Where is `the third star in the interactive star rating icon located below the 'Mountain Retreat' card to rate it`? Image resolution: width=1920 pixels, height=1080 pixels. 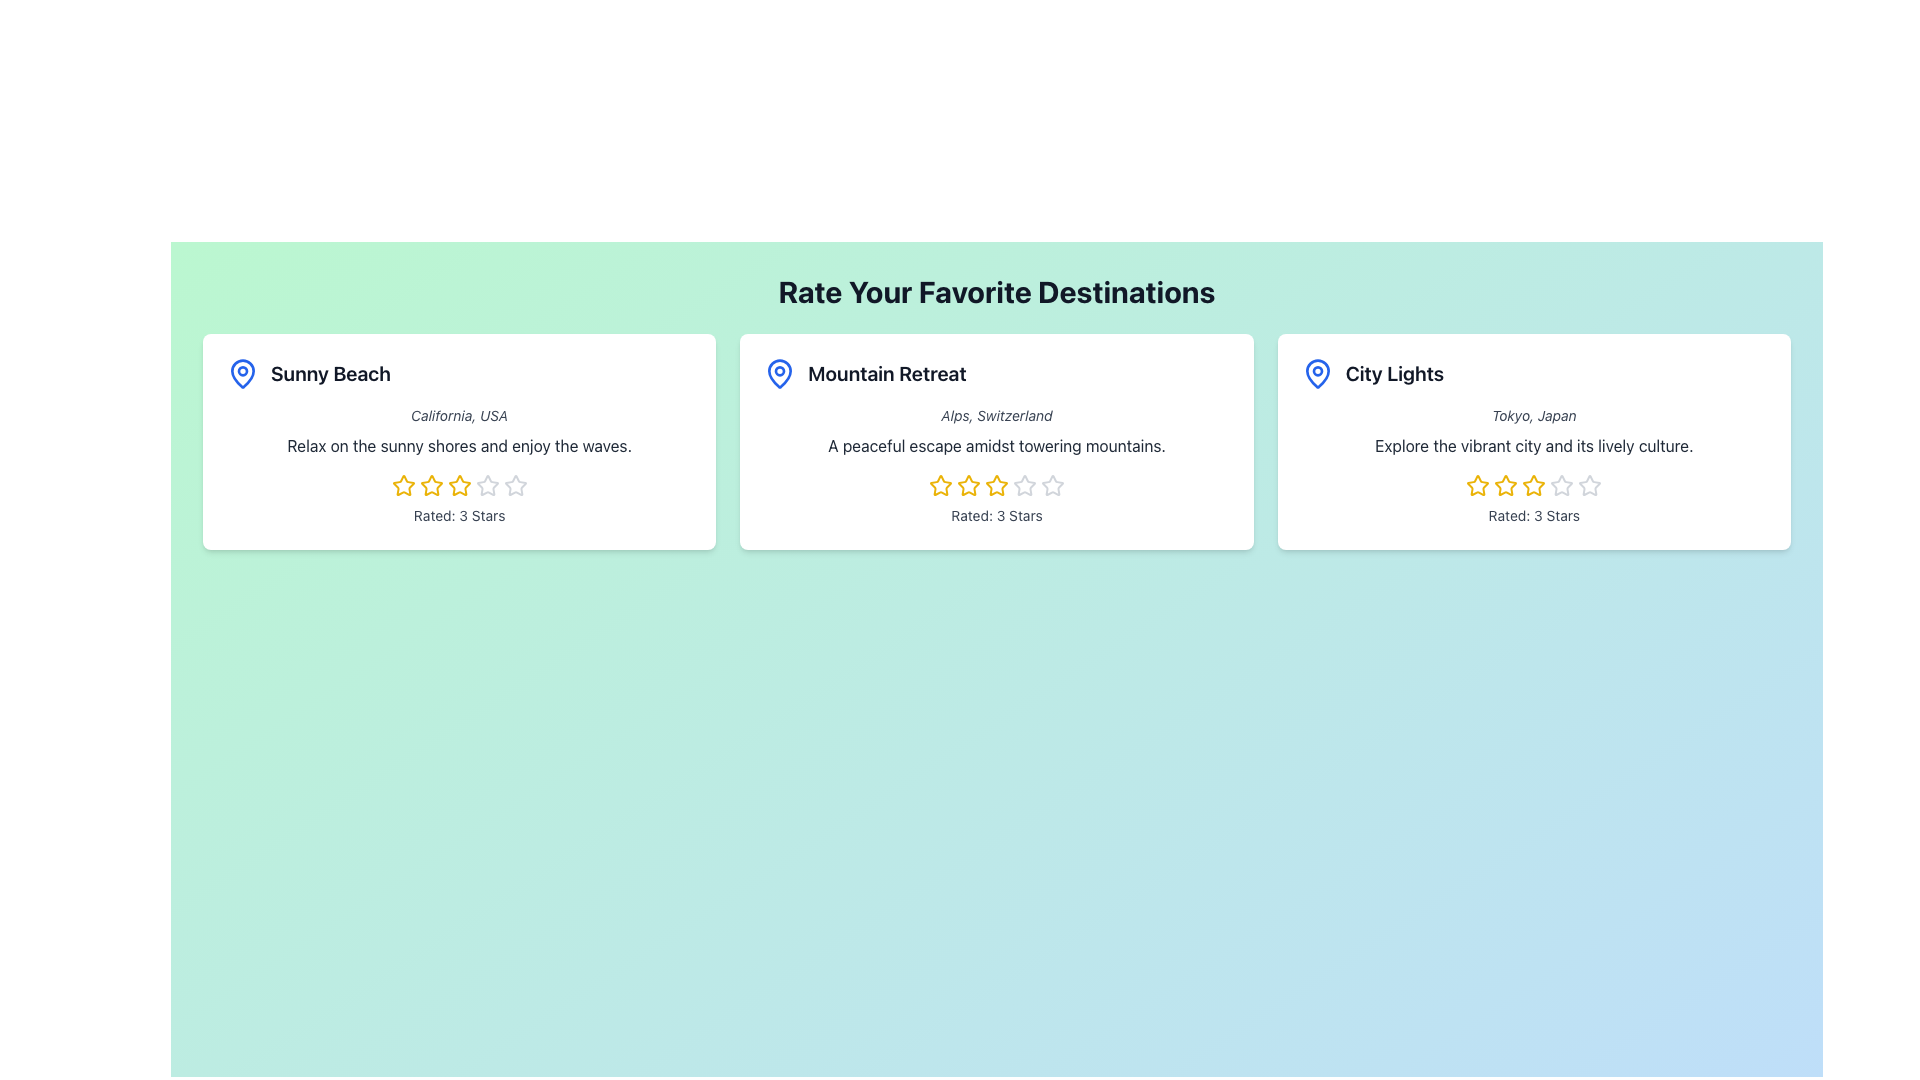 the third star in the interactive star rating icon located below the 'Mountain Retreat' card to rate it is located at coordinates (969, 486).